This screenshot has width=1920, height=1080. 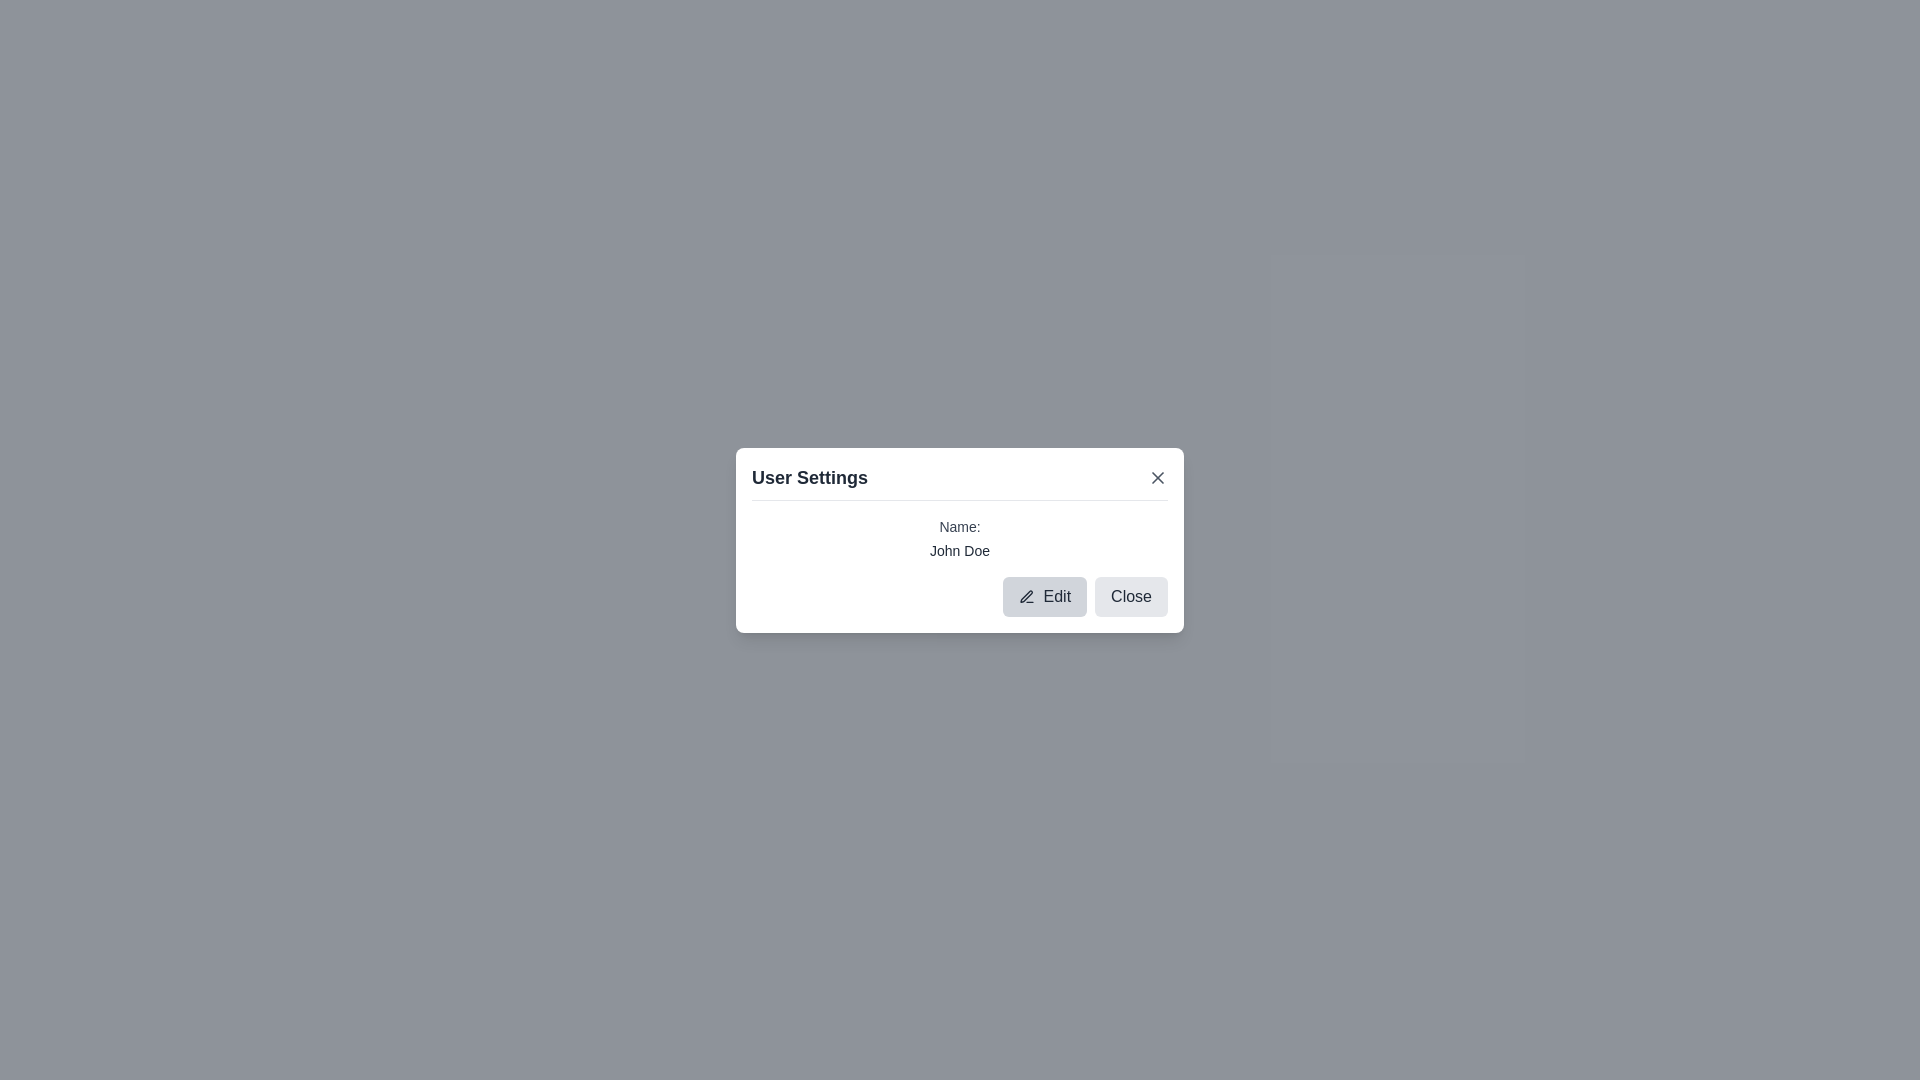 I want to click on the close button represented by an 'X' icon in the User Settings header to change its appearance, so click(x=1157, y=477).